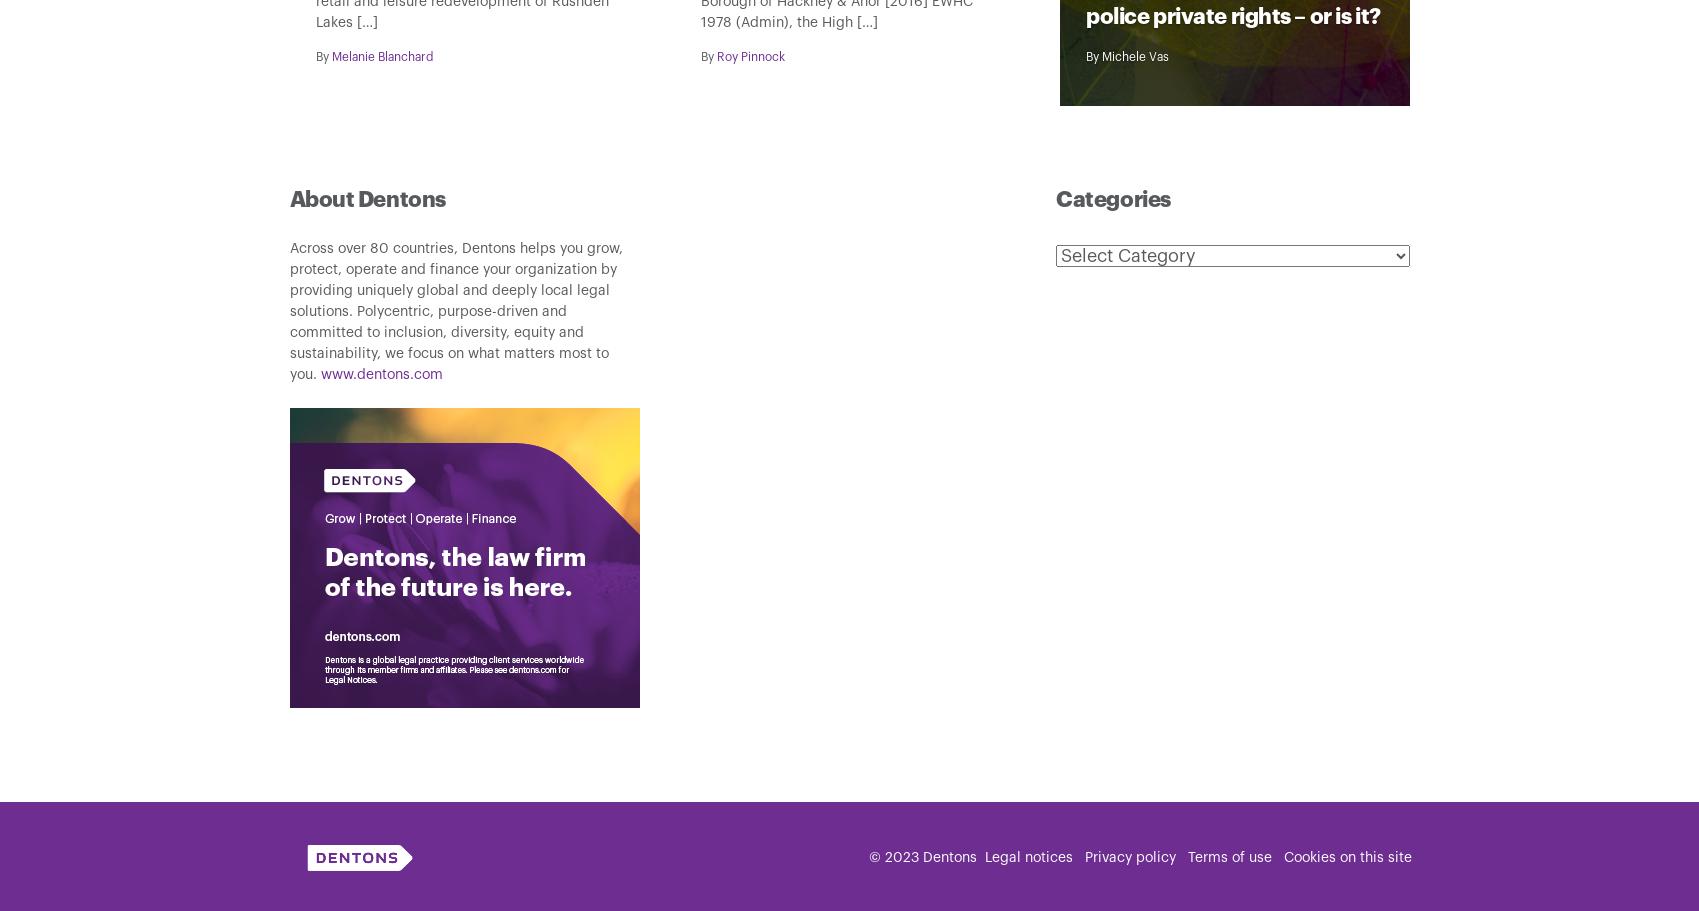  I want to click on 'About Dentons', so click(365, 198).